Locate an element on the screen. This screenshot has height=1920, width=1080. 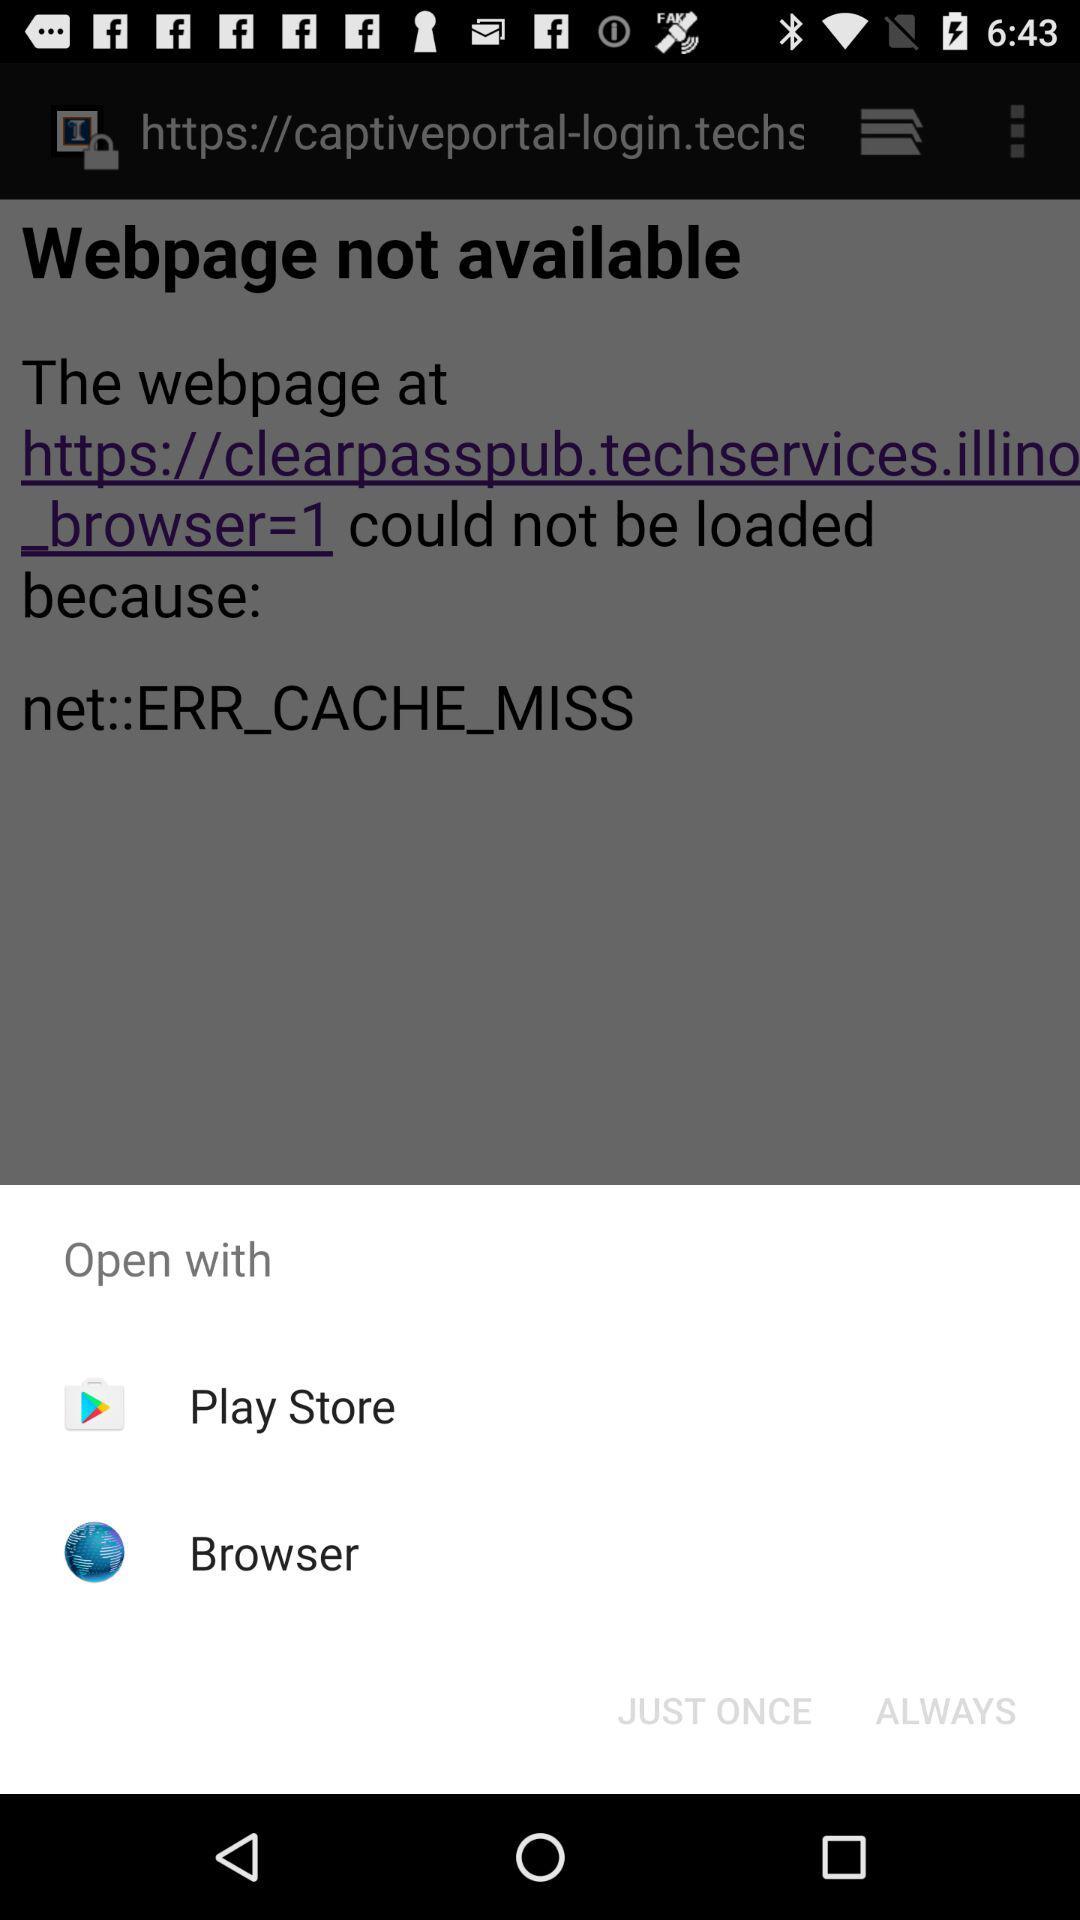
button to the left of the always item is located at coordinates (713, 1708).